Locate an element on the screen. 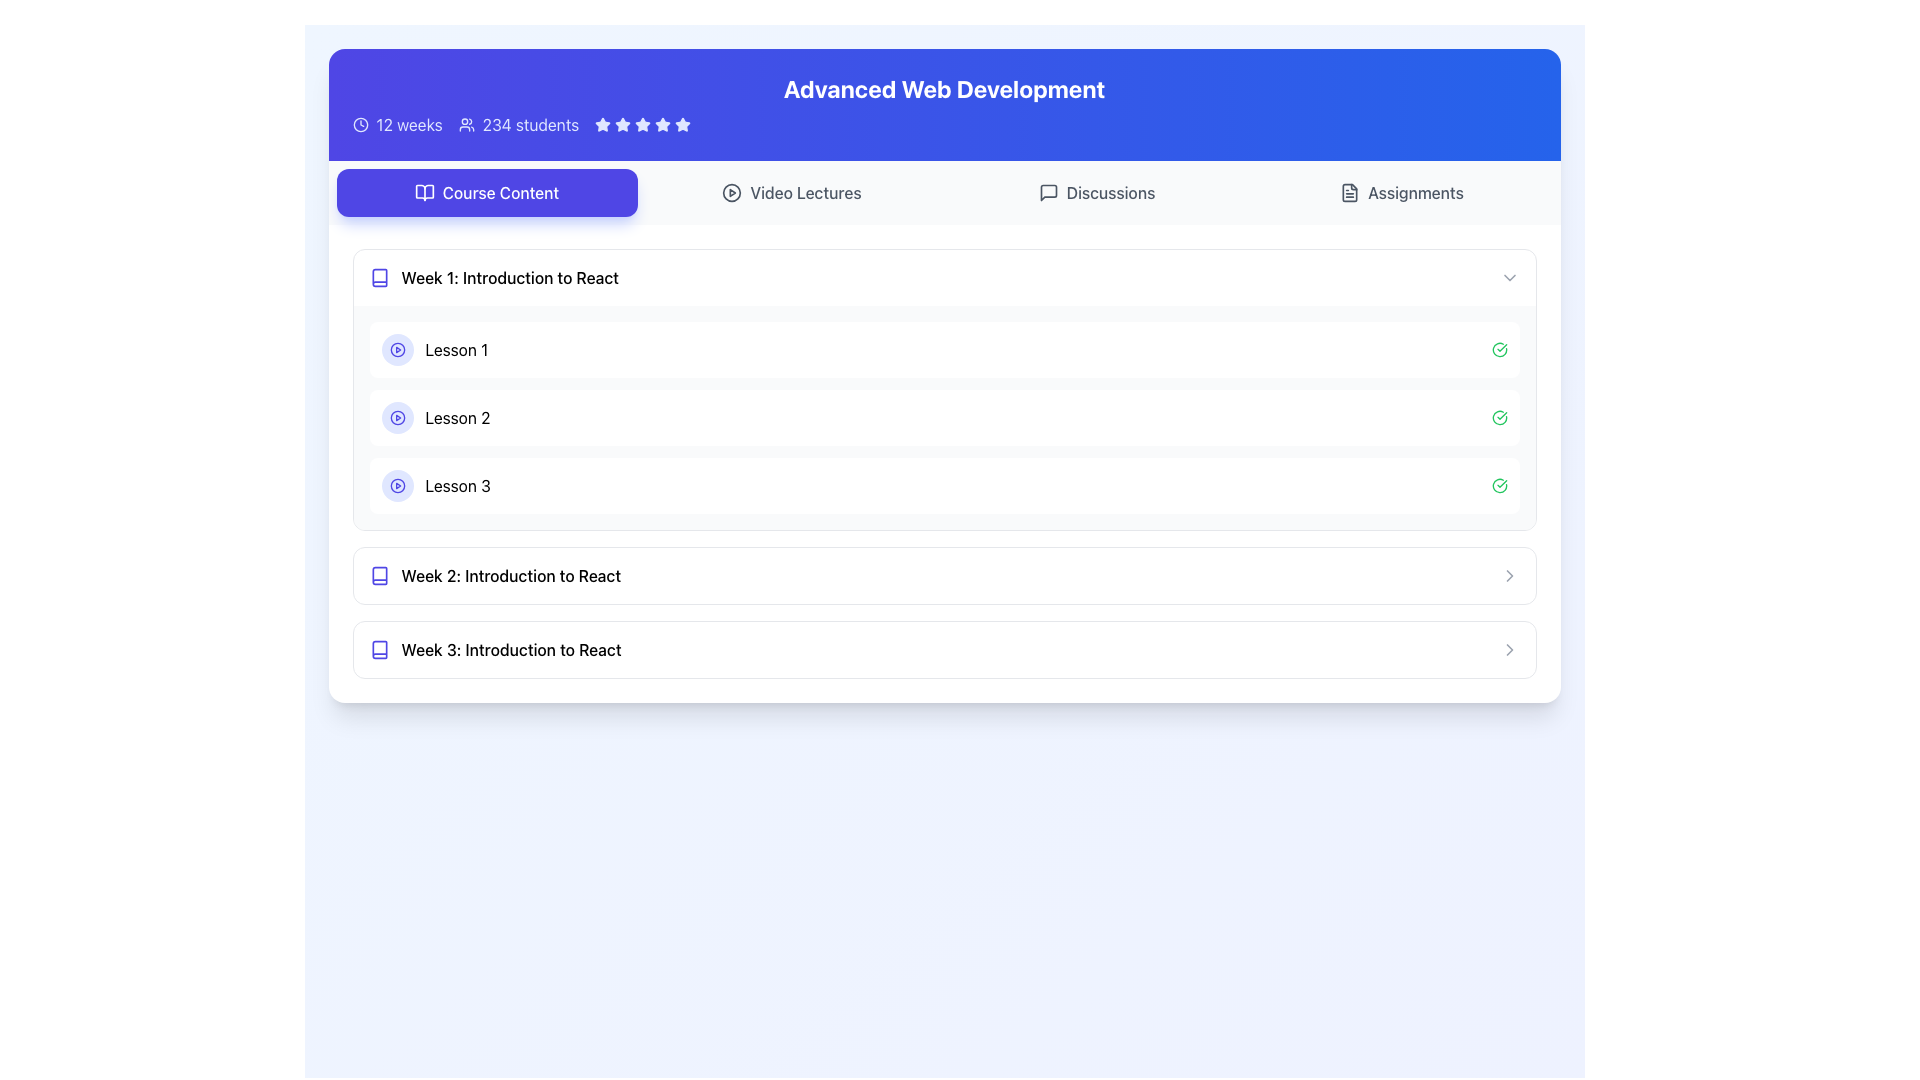 The height and width of the screenshot is (1080, 1920). the header for Week 3 is located at coordinates (511, 650).